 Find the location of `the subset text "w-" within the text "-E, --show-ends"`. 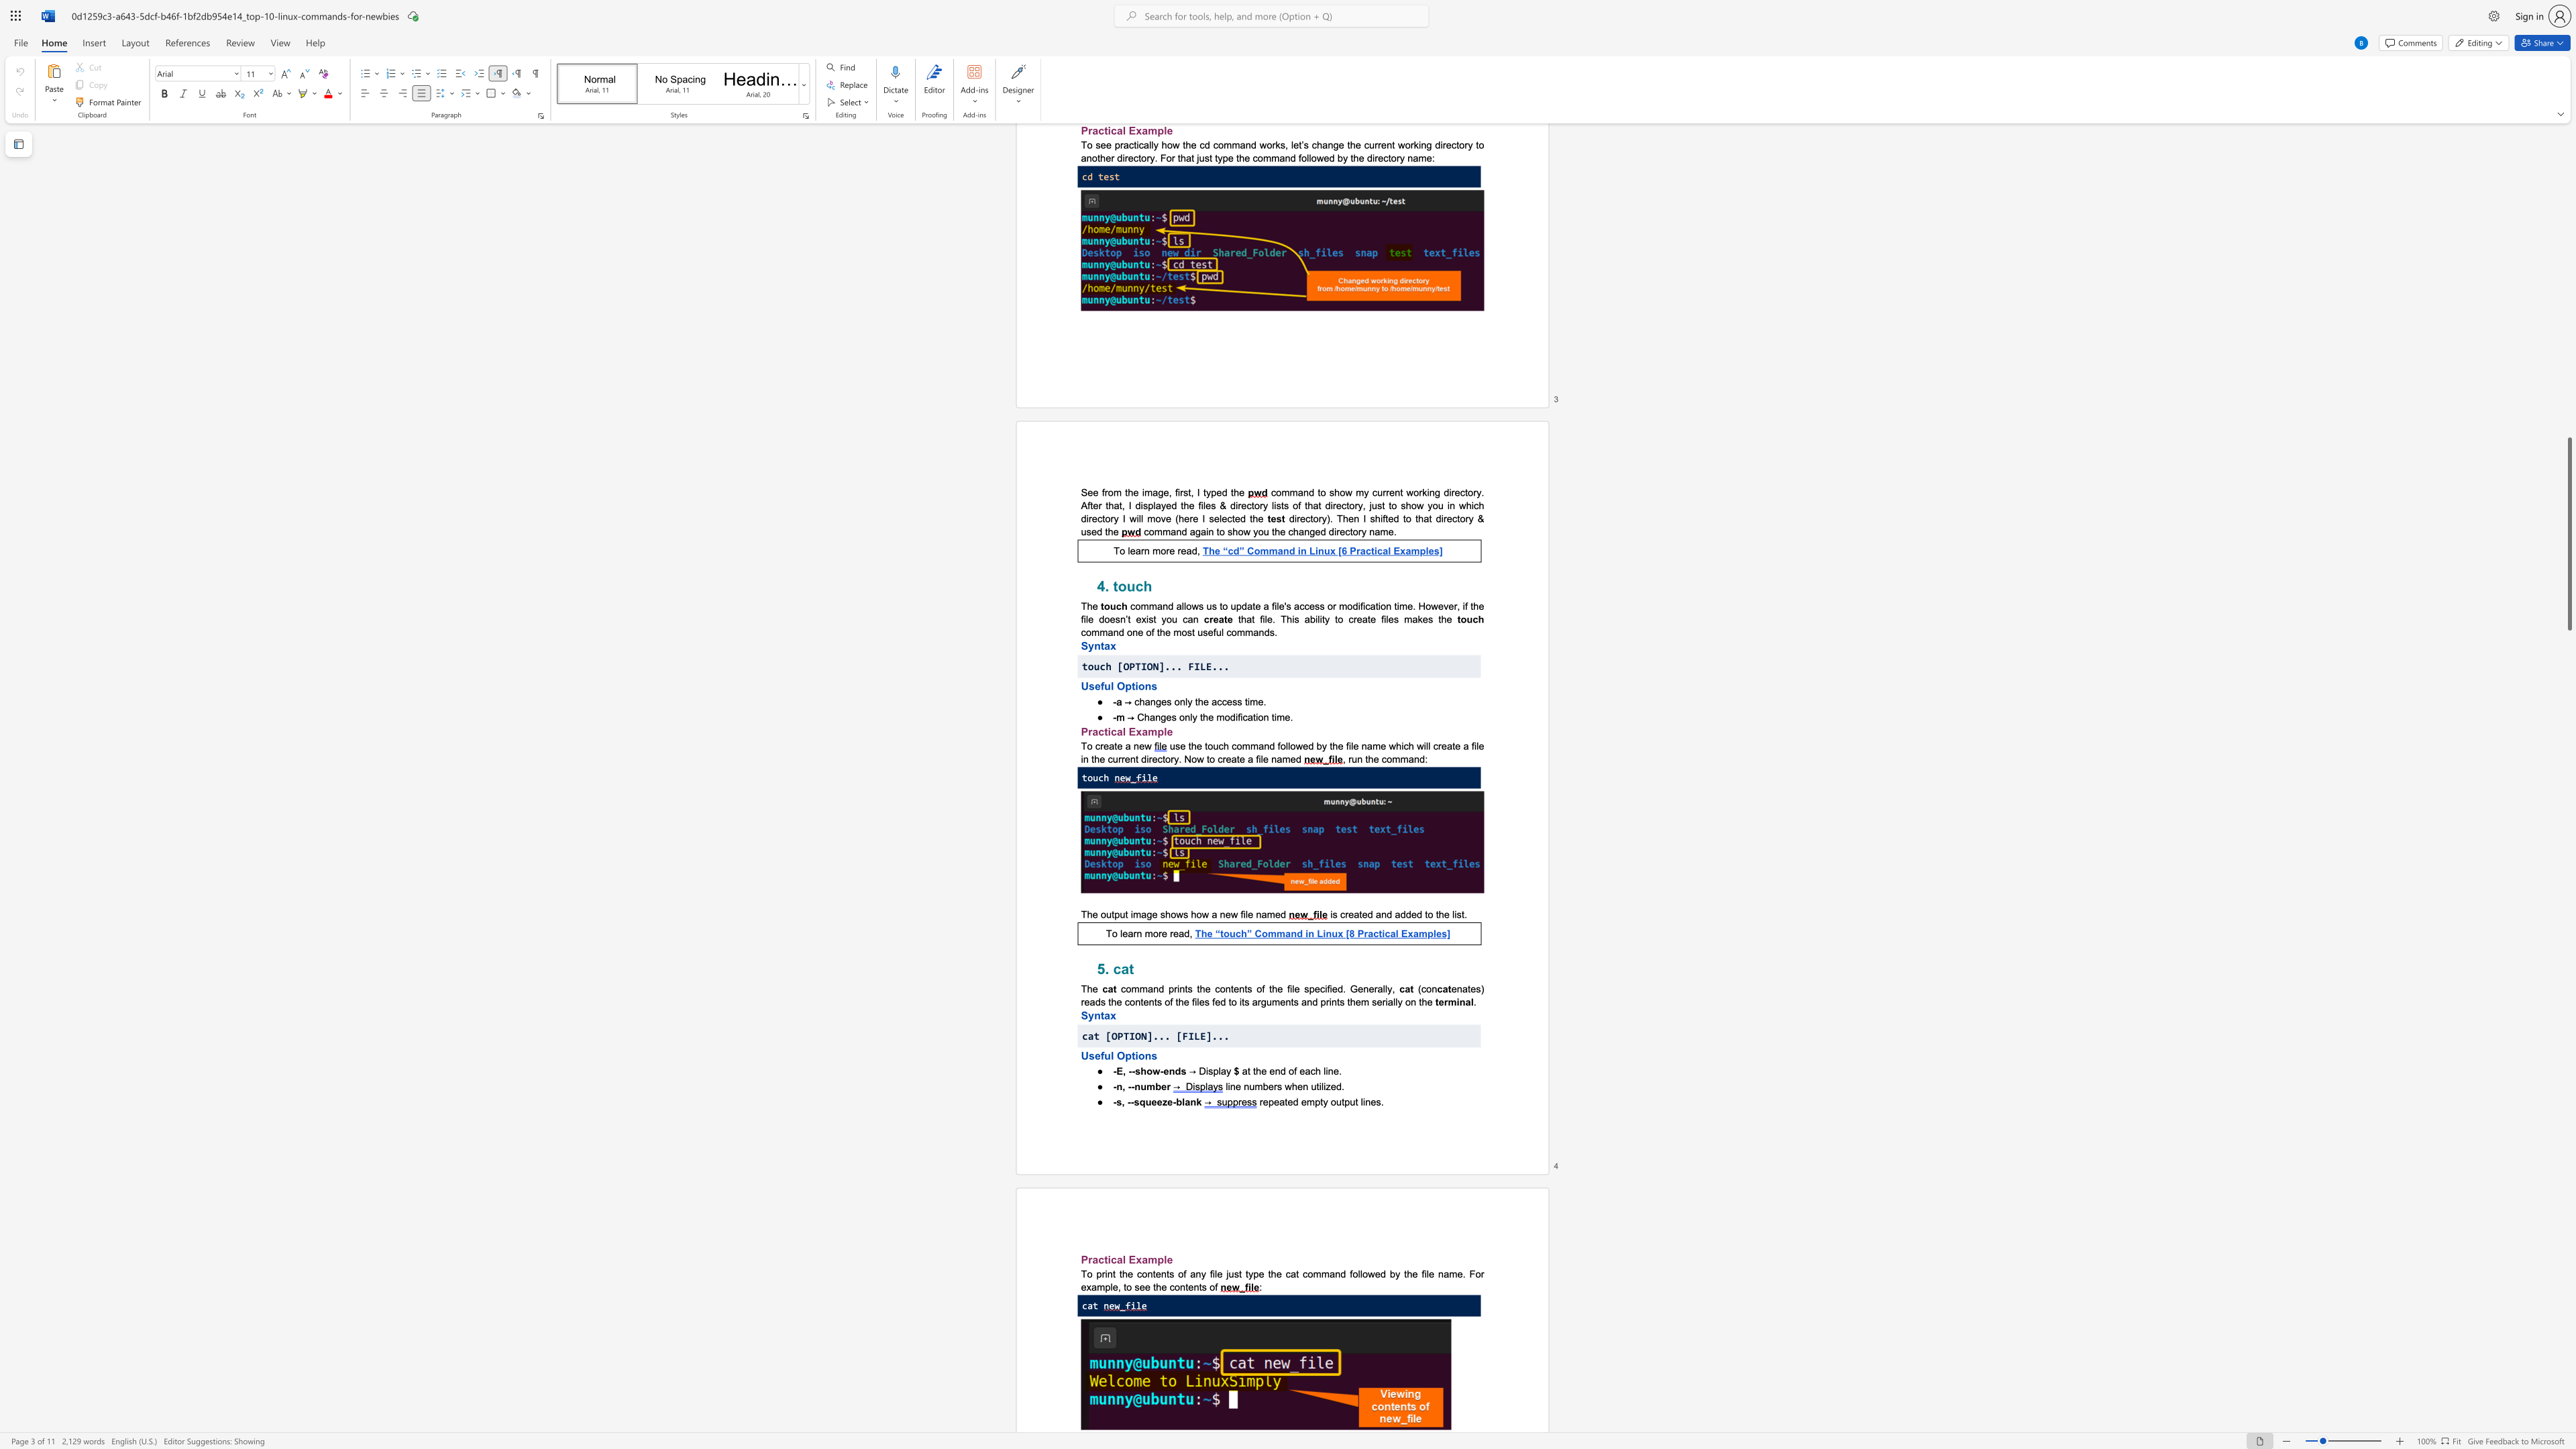

the subset text "w-" within the text "-E, --show-ends" is located at coordinates (1152, 1071).